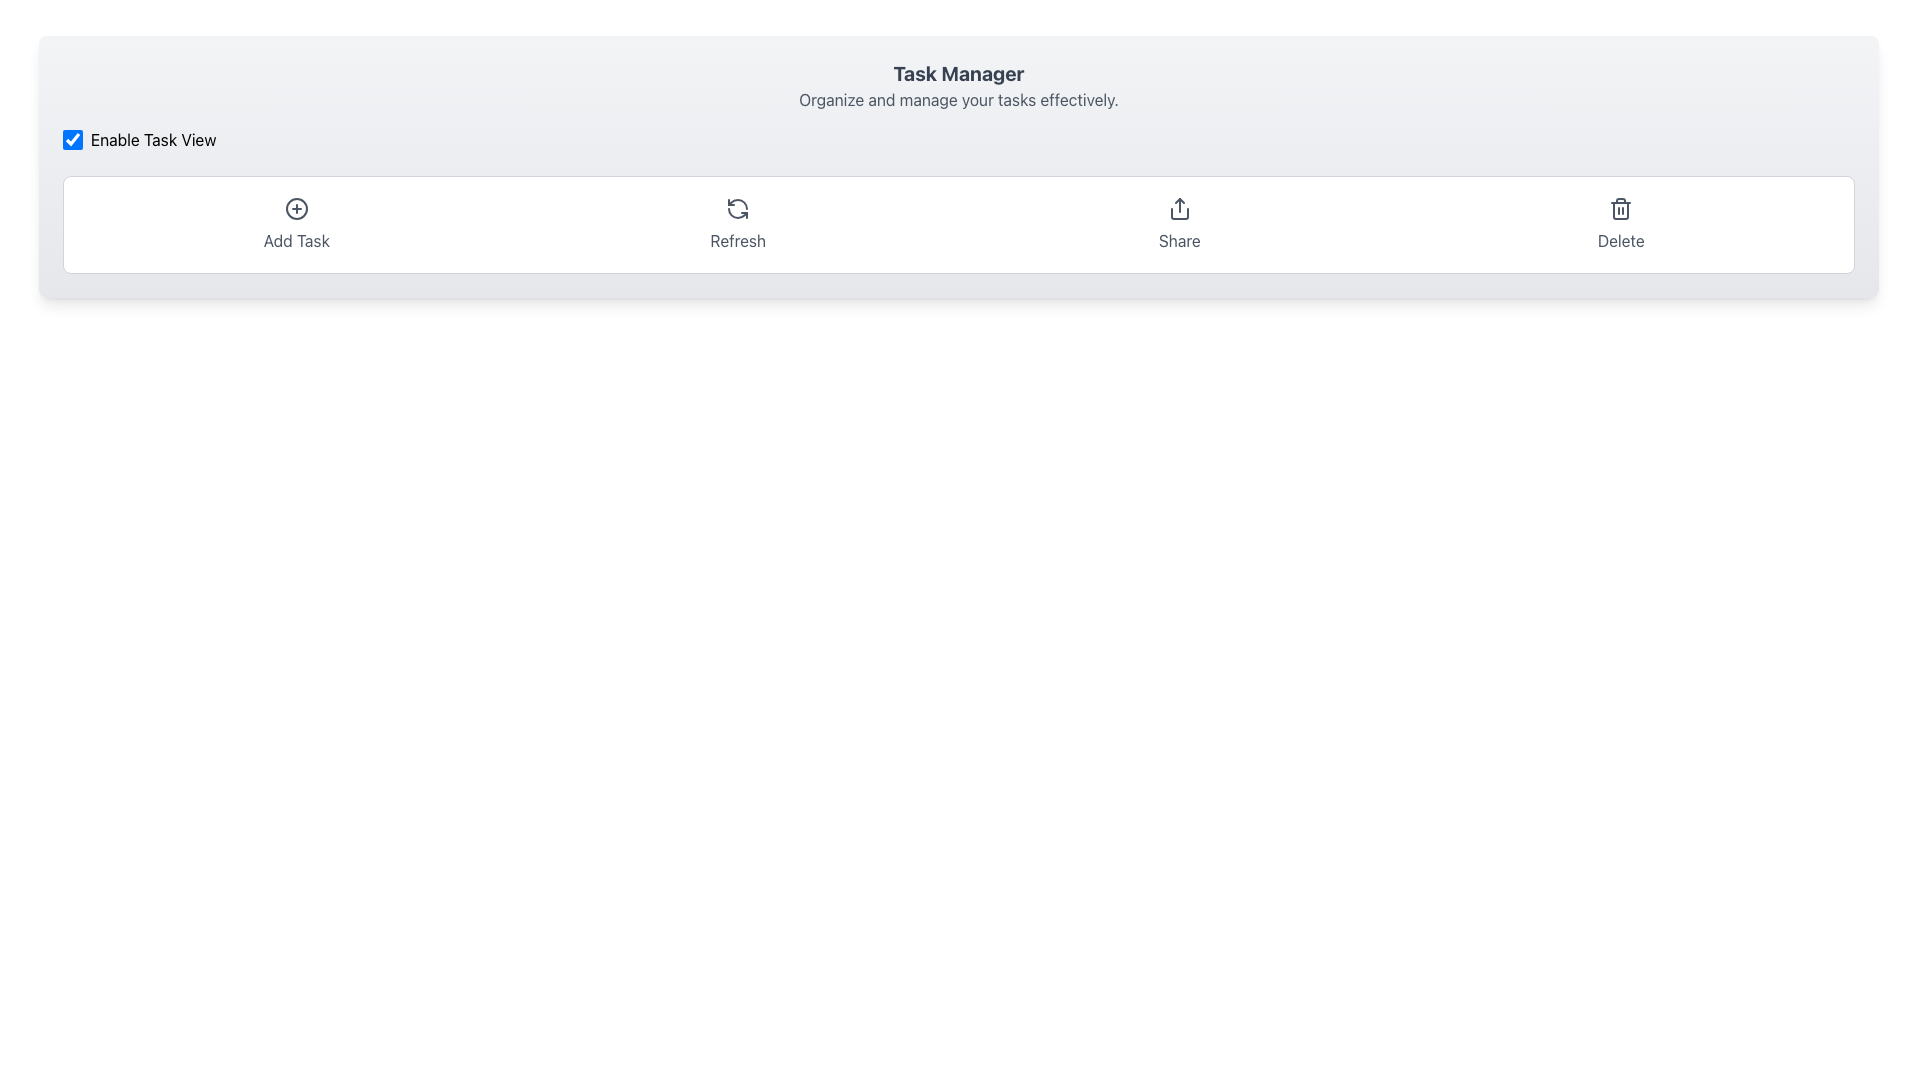  I want to click on the 'Add Task' button, which is a circular icon with a plus sign and text below it, located on the far left of the button series in the task management interface, so click(295, 224).